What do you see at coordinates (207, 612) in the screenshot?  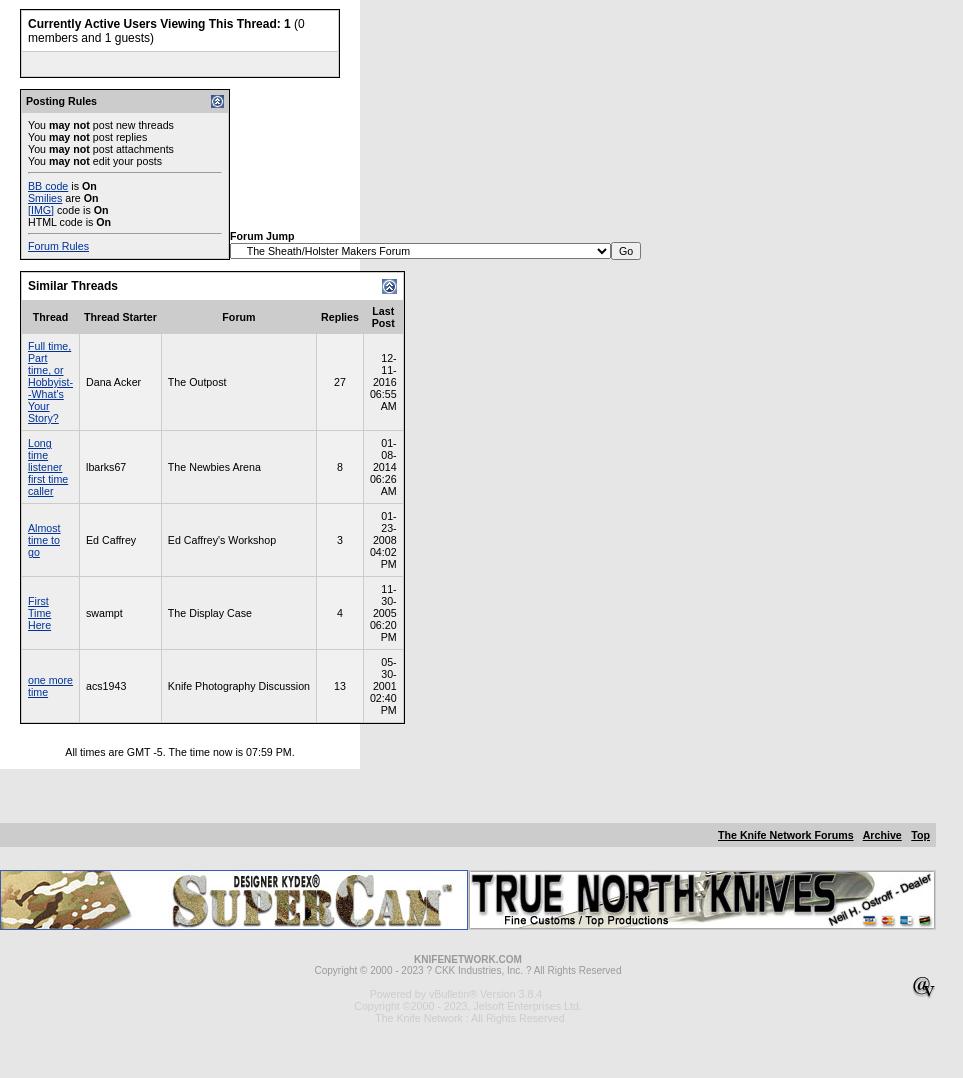 I see `'The Display Case'` at bounding box center [207, 612].